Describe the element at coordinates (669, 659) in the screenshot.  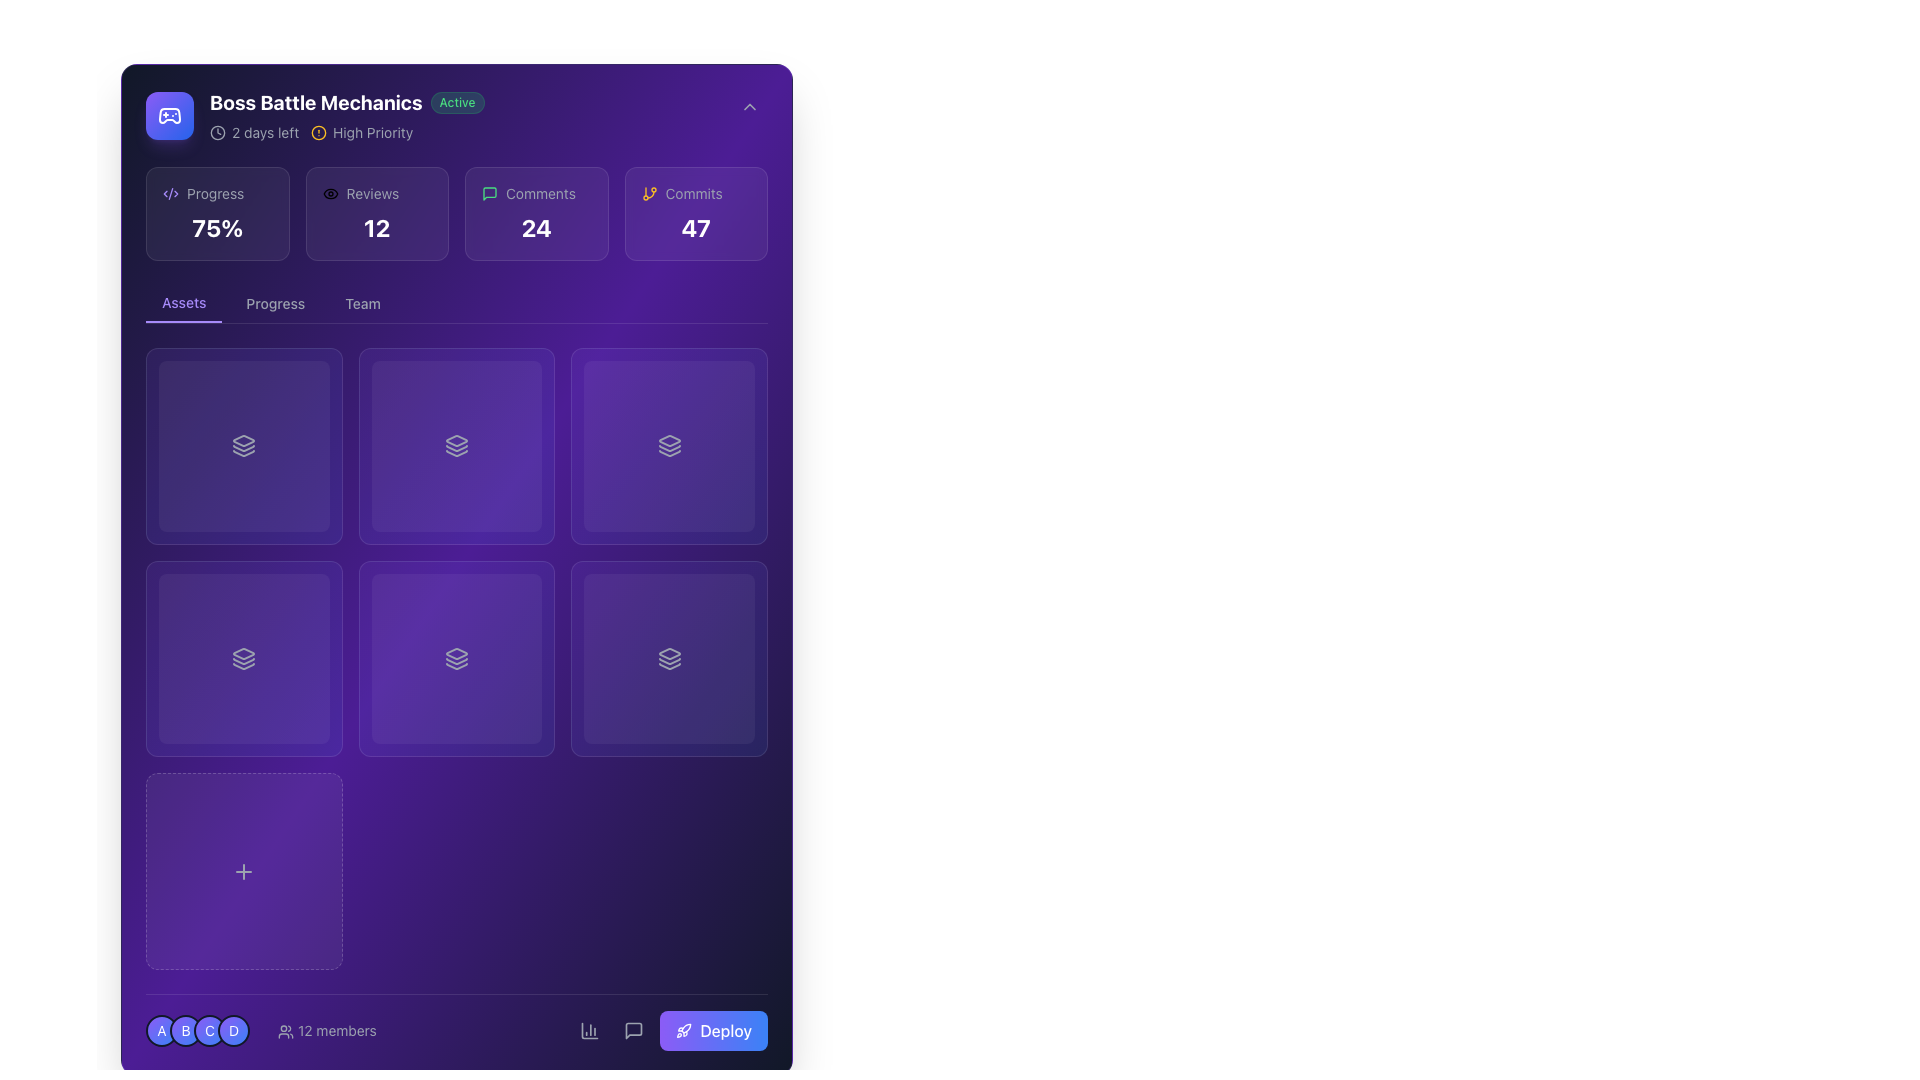
I see `the interactive gradient overlay background located in the bottom-right cell of a 3x2 grid arrangement, featuring violet to blue shades with a semi-transparent appearance` at that location.